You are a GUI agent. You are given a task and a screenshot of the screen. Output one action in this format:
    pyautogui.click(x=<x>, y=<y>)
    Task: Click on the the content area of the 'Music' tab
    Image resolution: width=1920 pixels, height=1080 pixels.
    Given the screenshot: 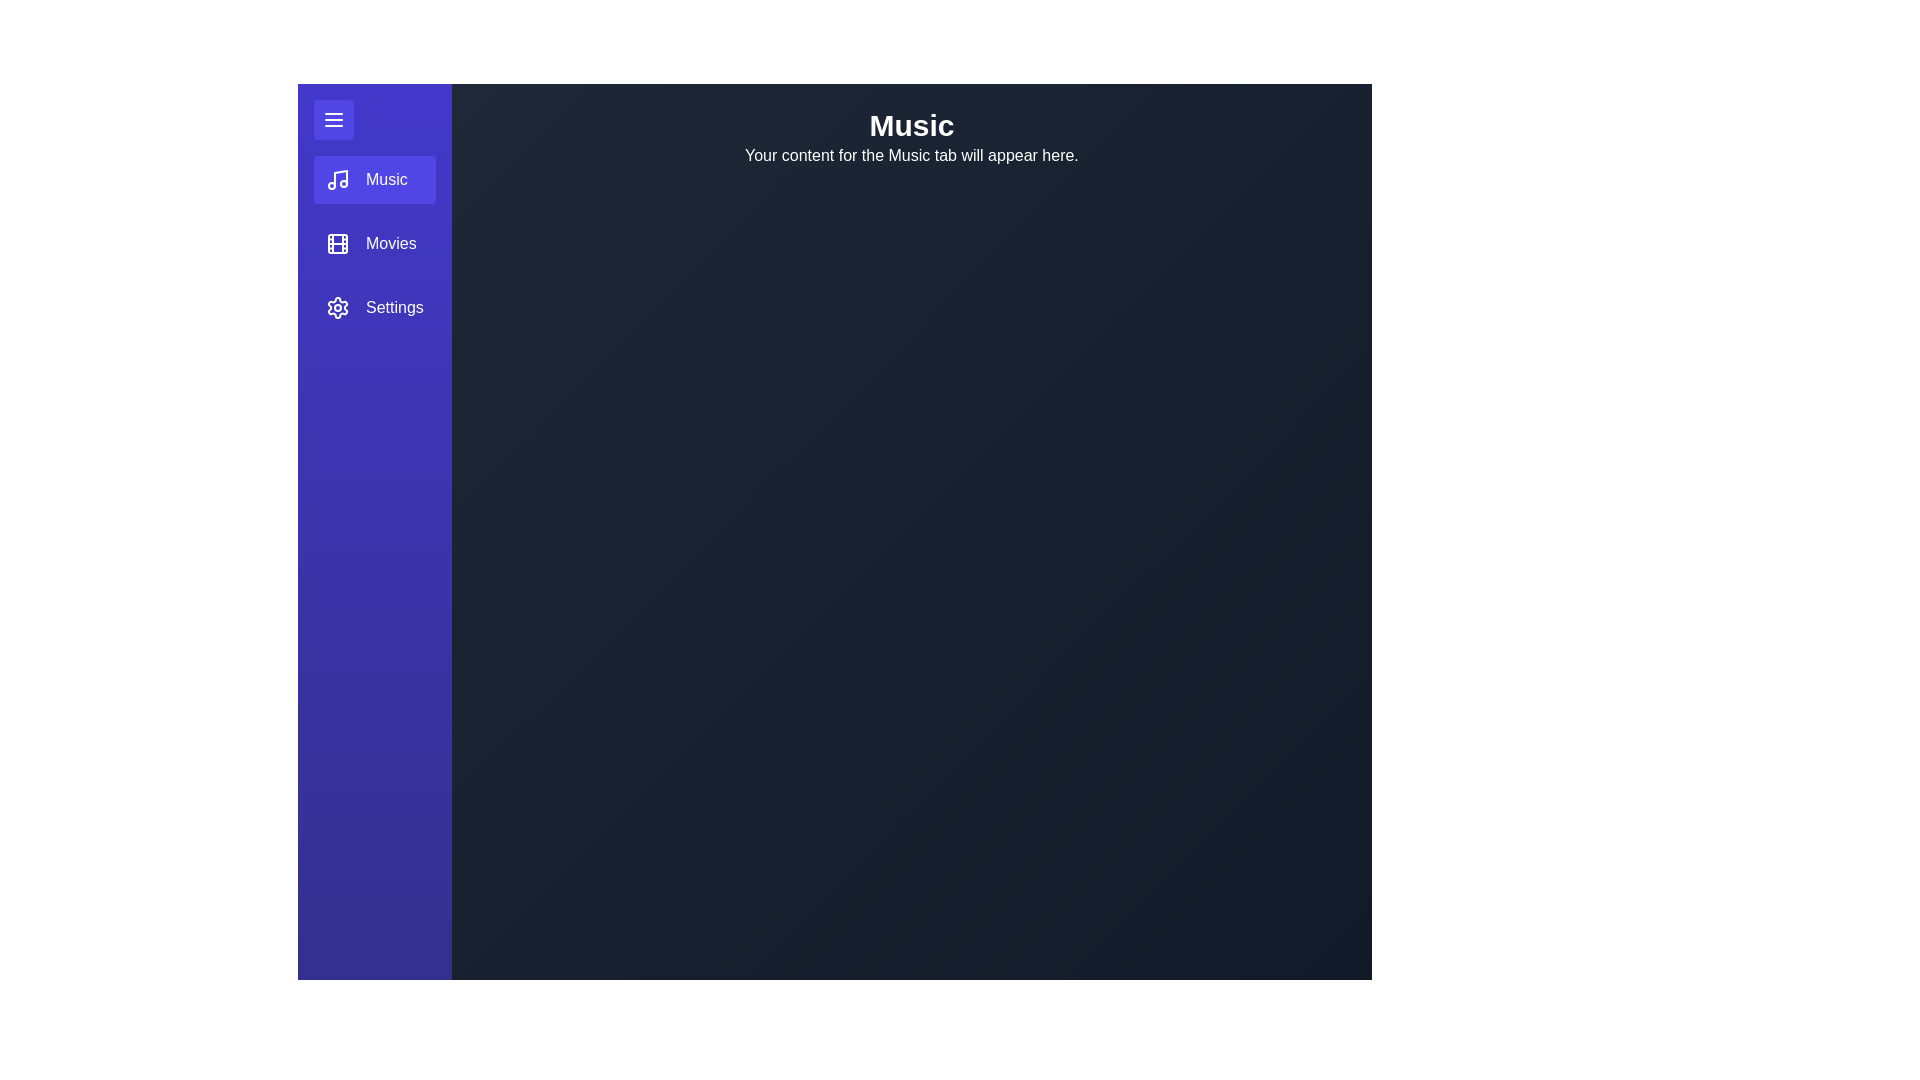 What is the action you would take?
    pyautogui.click(x=910, y=623)
    